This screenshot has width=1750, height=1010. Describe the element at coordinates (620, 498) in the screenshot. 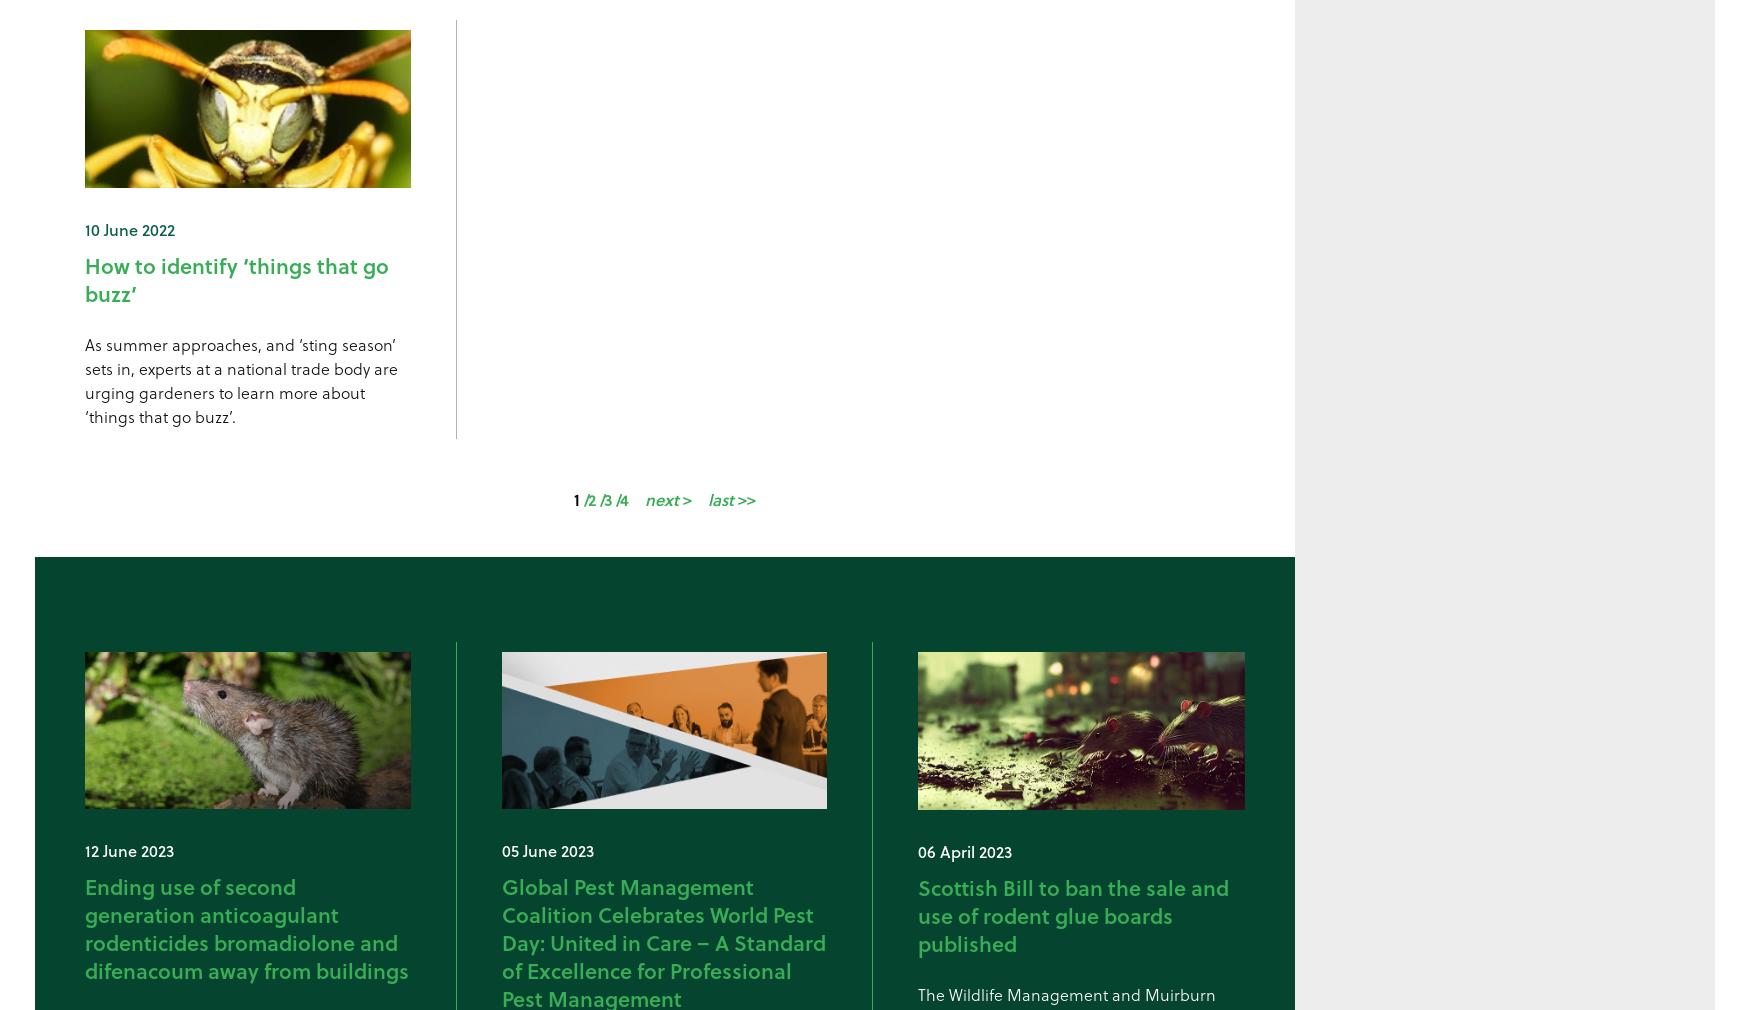

I see `'4'` at that location.